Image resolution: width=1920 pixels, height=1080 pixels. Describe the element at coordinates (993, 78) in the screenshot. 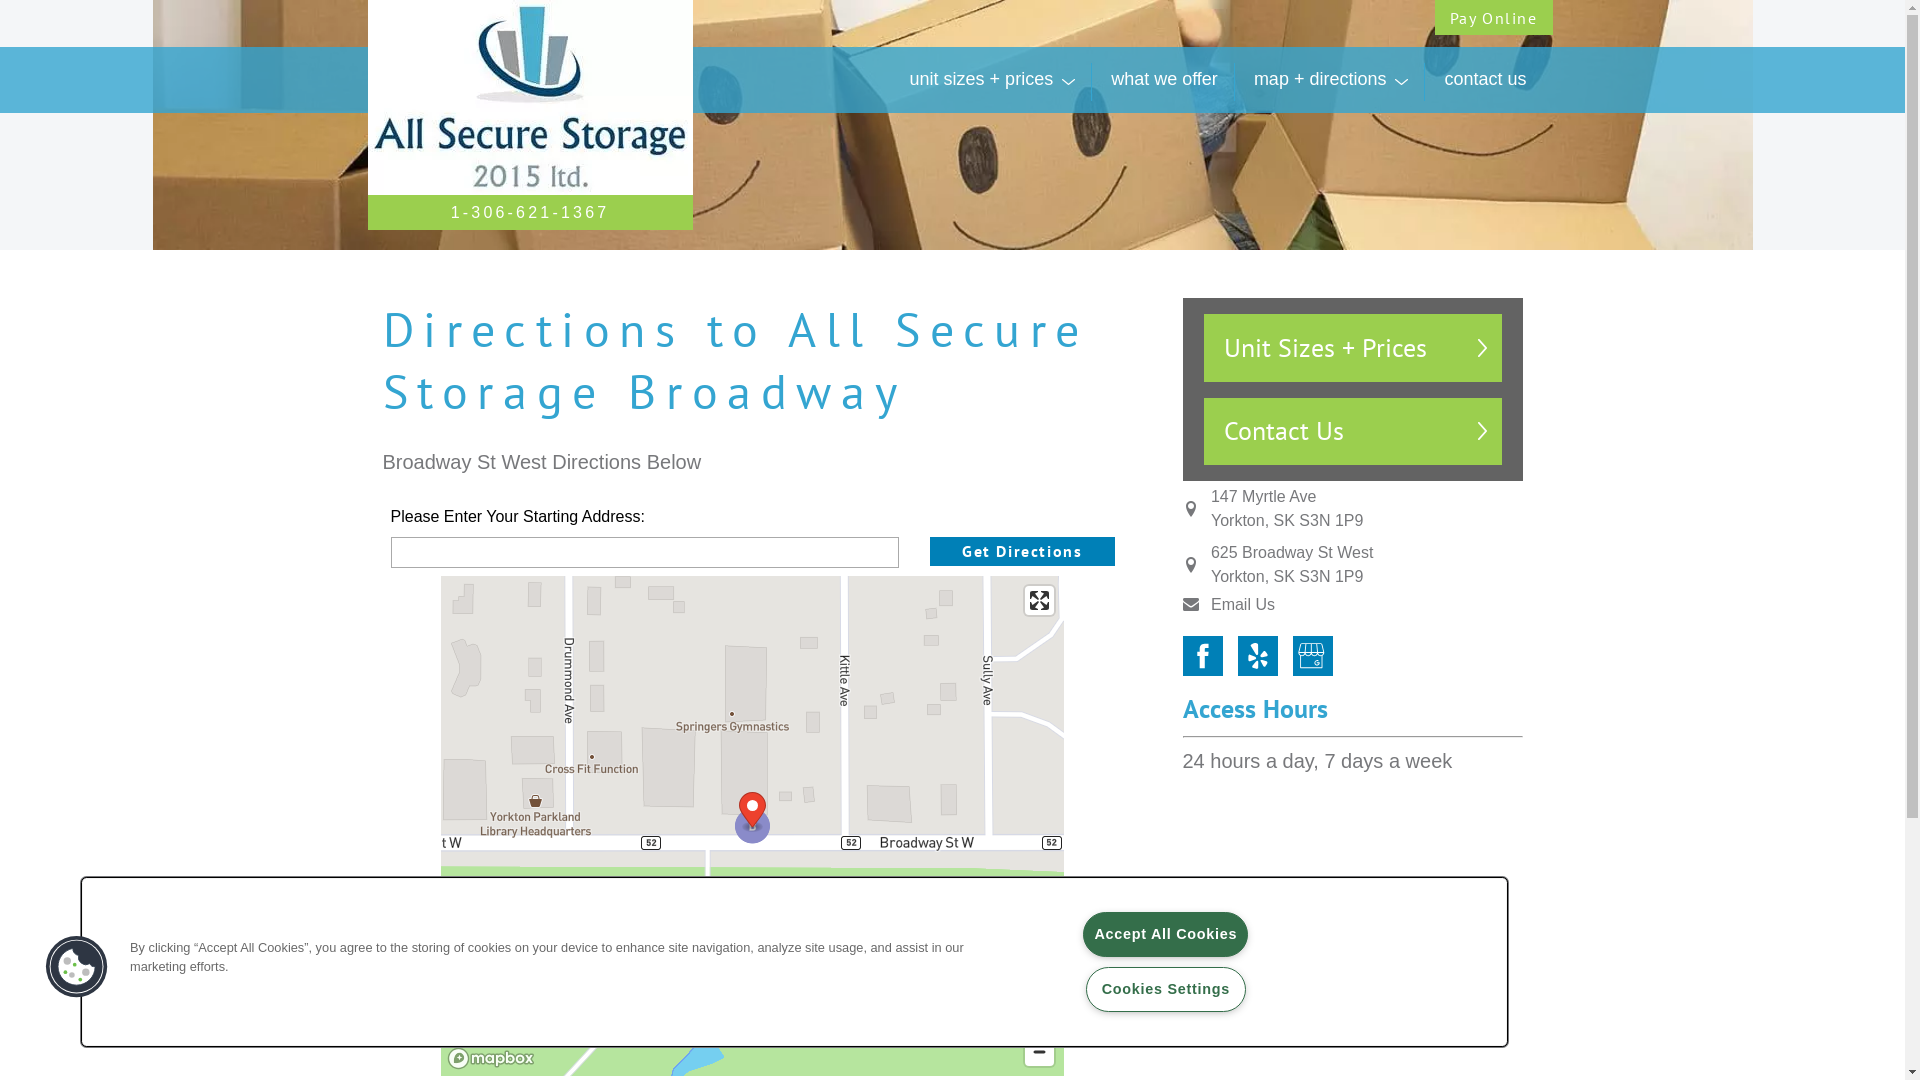

I see `'unit sizes + prices'` at that location.